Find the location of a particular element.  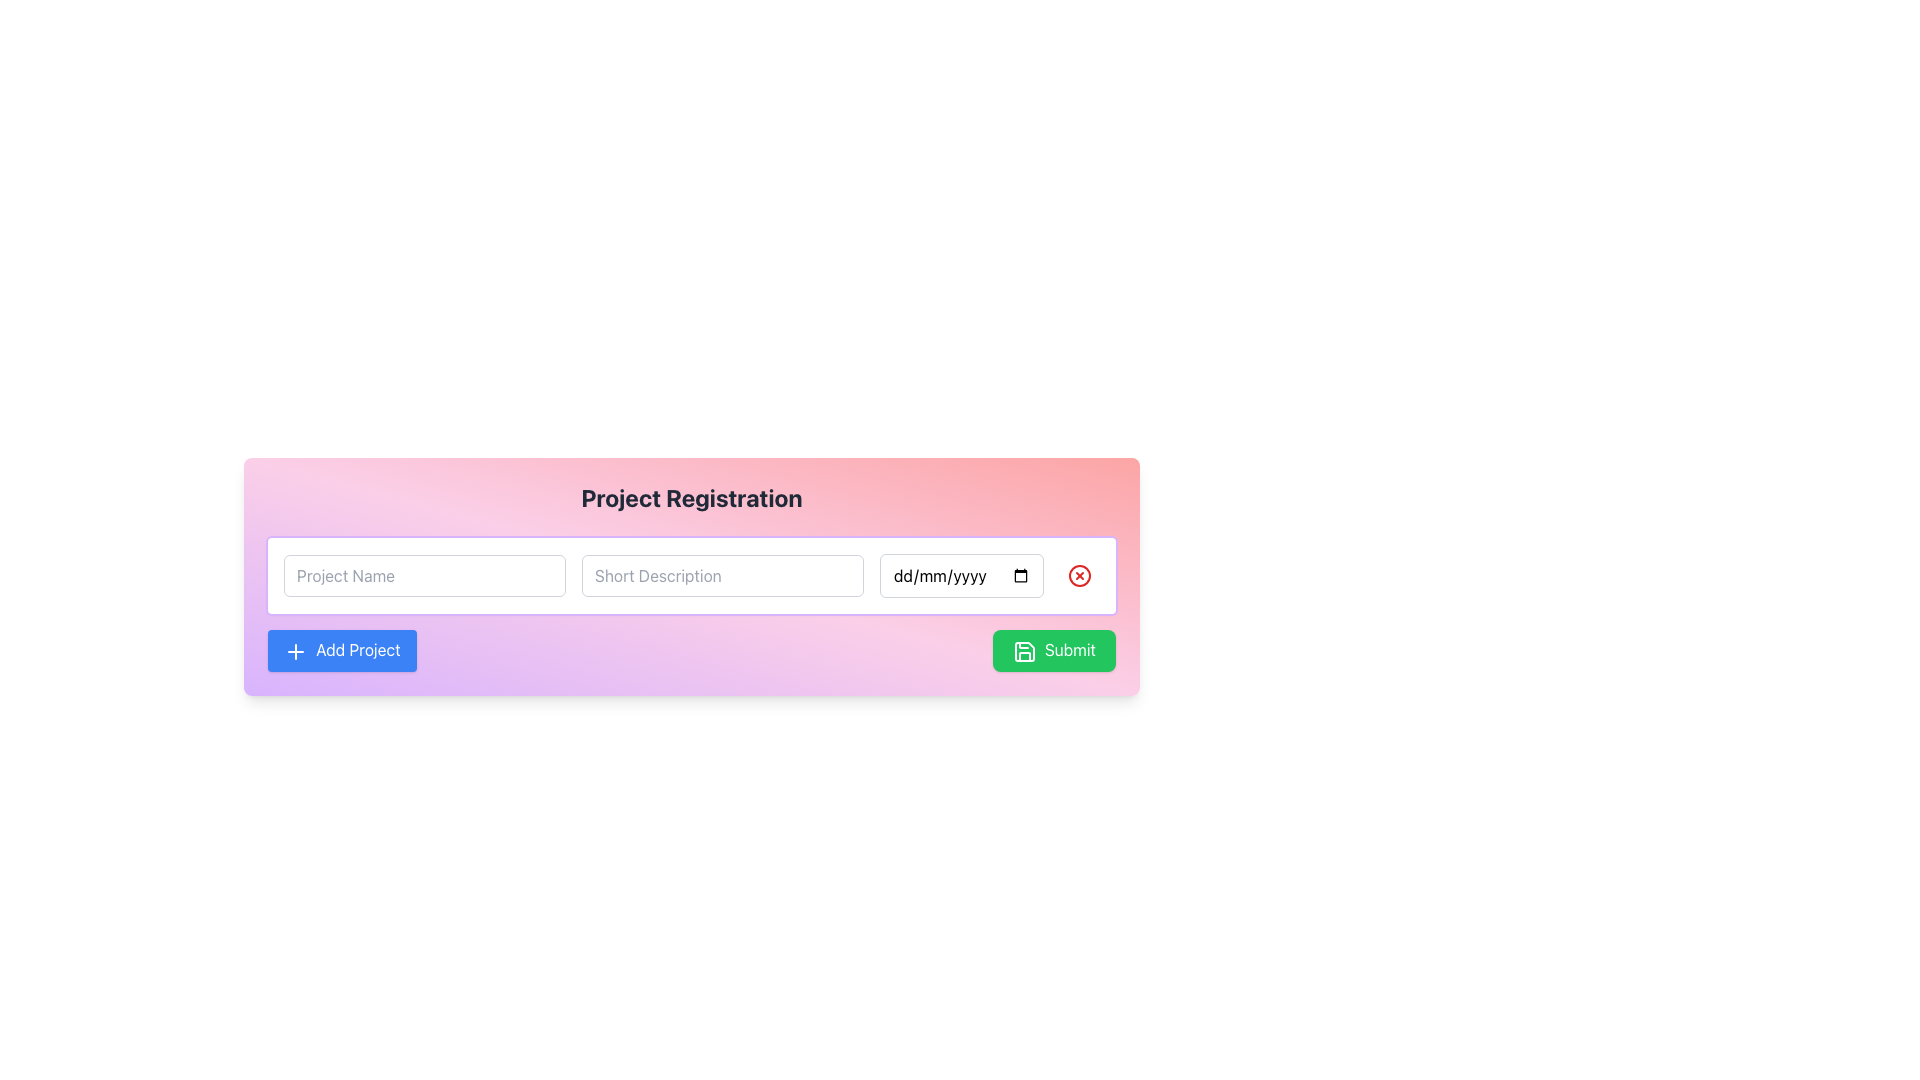

a date from the date picker in the date input field located between the 'Short Description' text input and the red delete button is located at coordinates (961, 575).